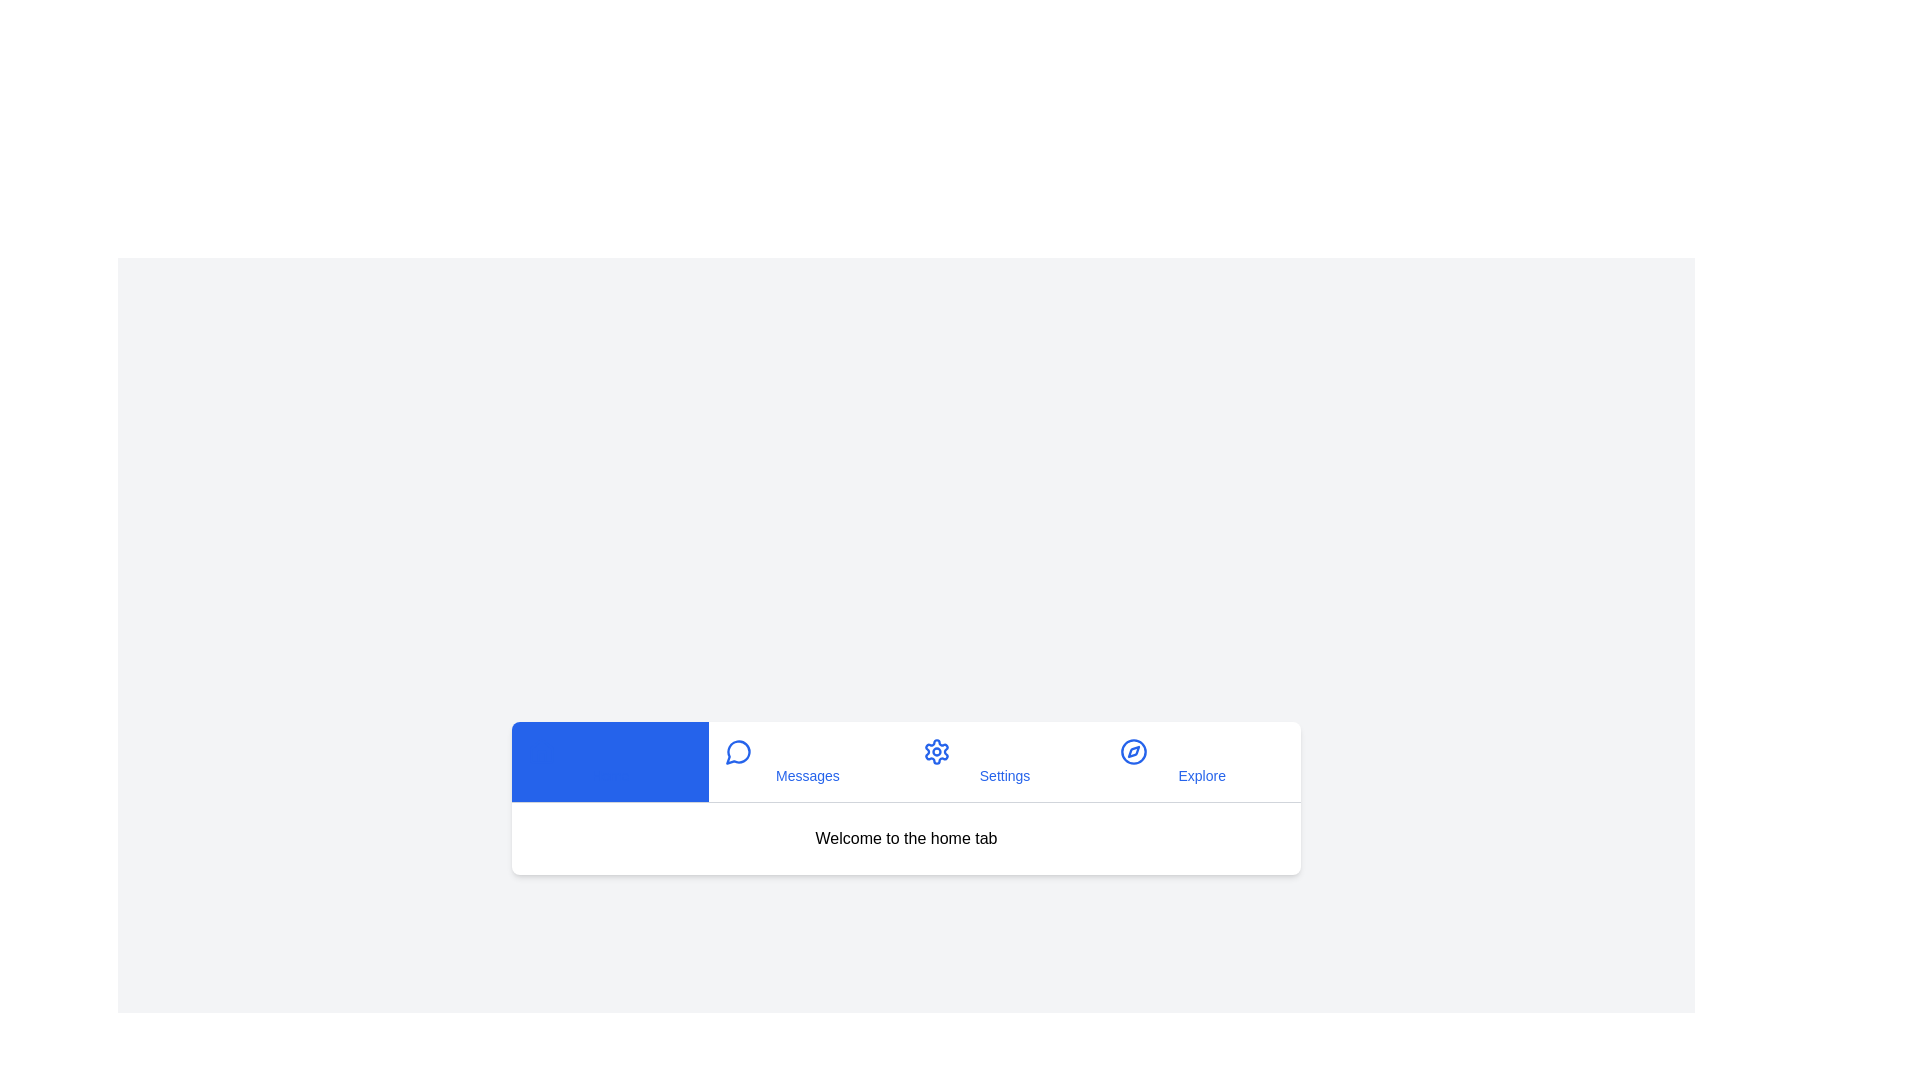  What do you see at coordinates (1201, 761) in the screenshot?
I see `the tab labeled Explore by clicking its button` at bounding box center [1201, 761].